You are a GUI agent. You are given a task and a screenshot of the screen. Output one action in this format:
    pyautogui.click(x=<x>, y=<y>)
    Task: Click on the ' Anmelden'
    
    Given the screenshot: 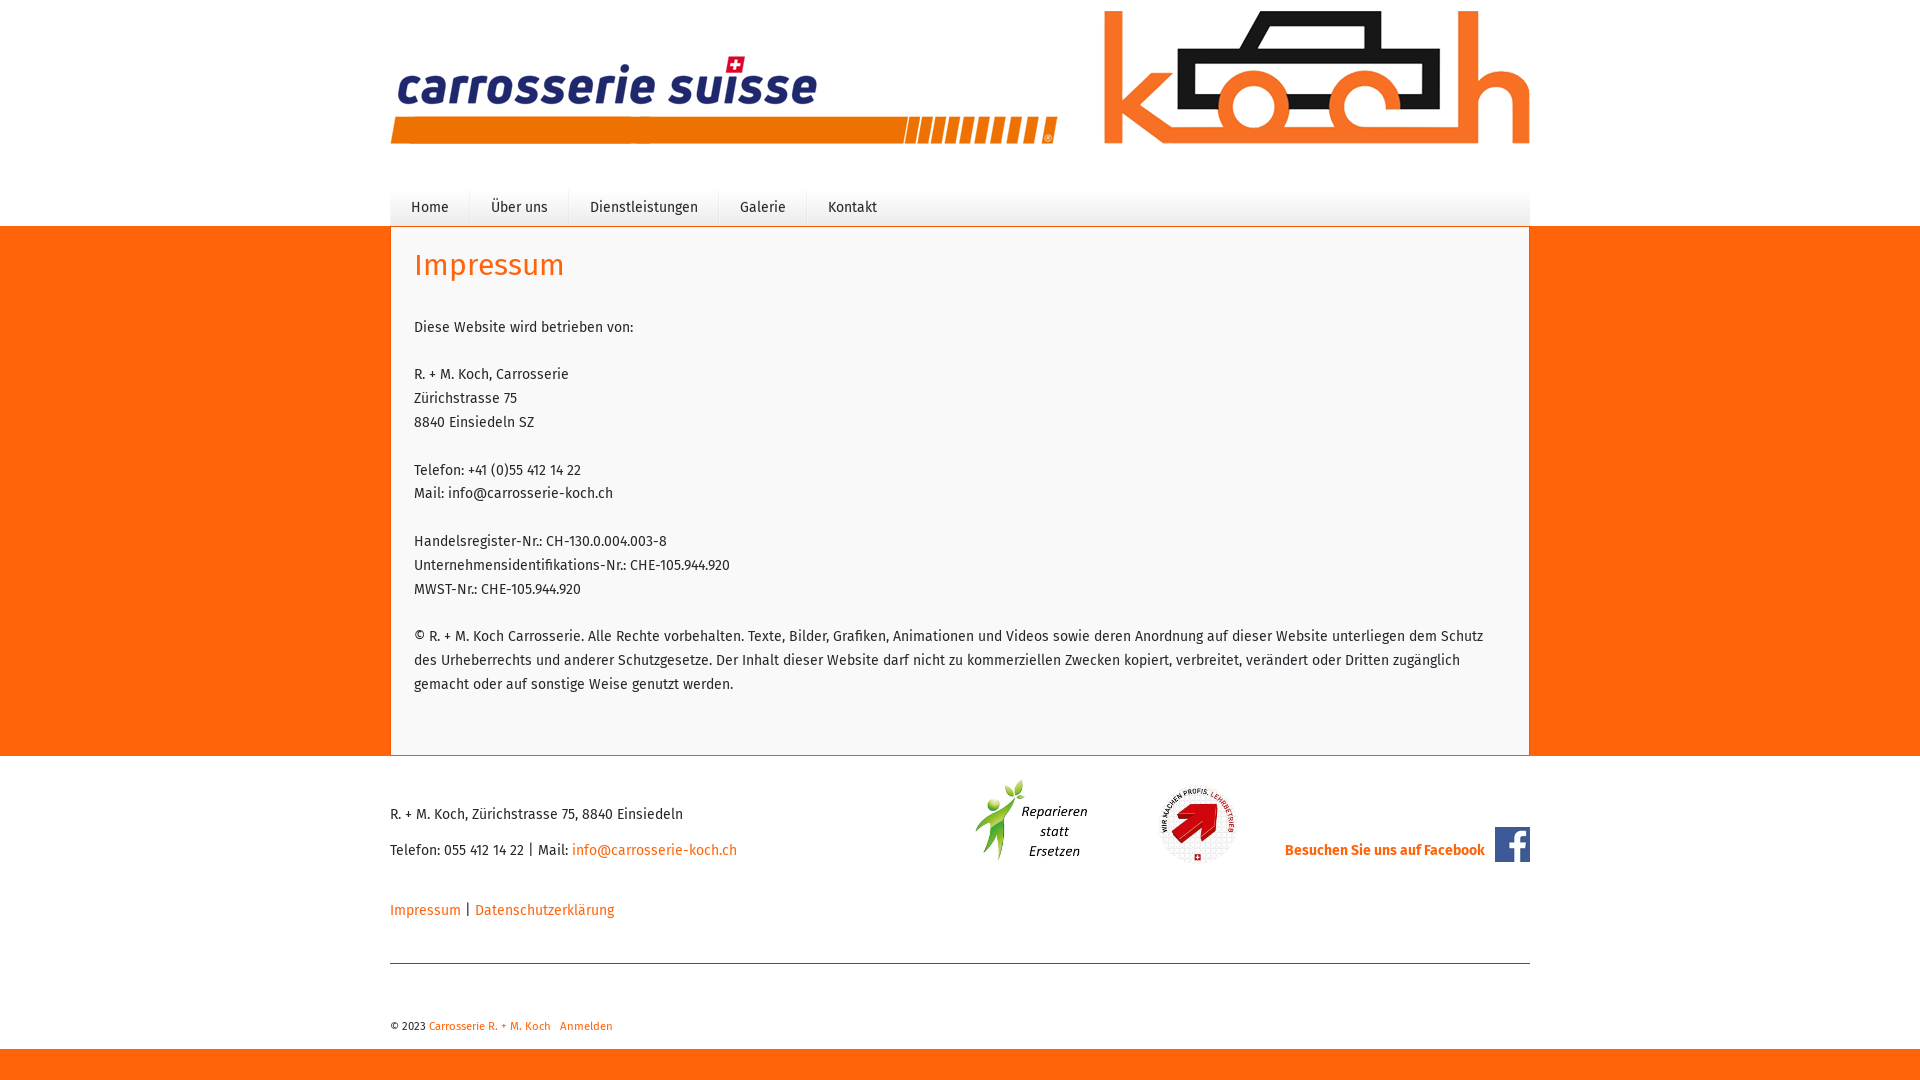 What is the action you would take?
    pyautogui.click(x=584, y=1026)
    